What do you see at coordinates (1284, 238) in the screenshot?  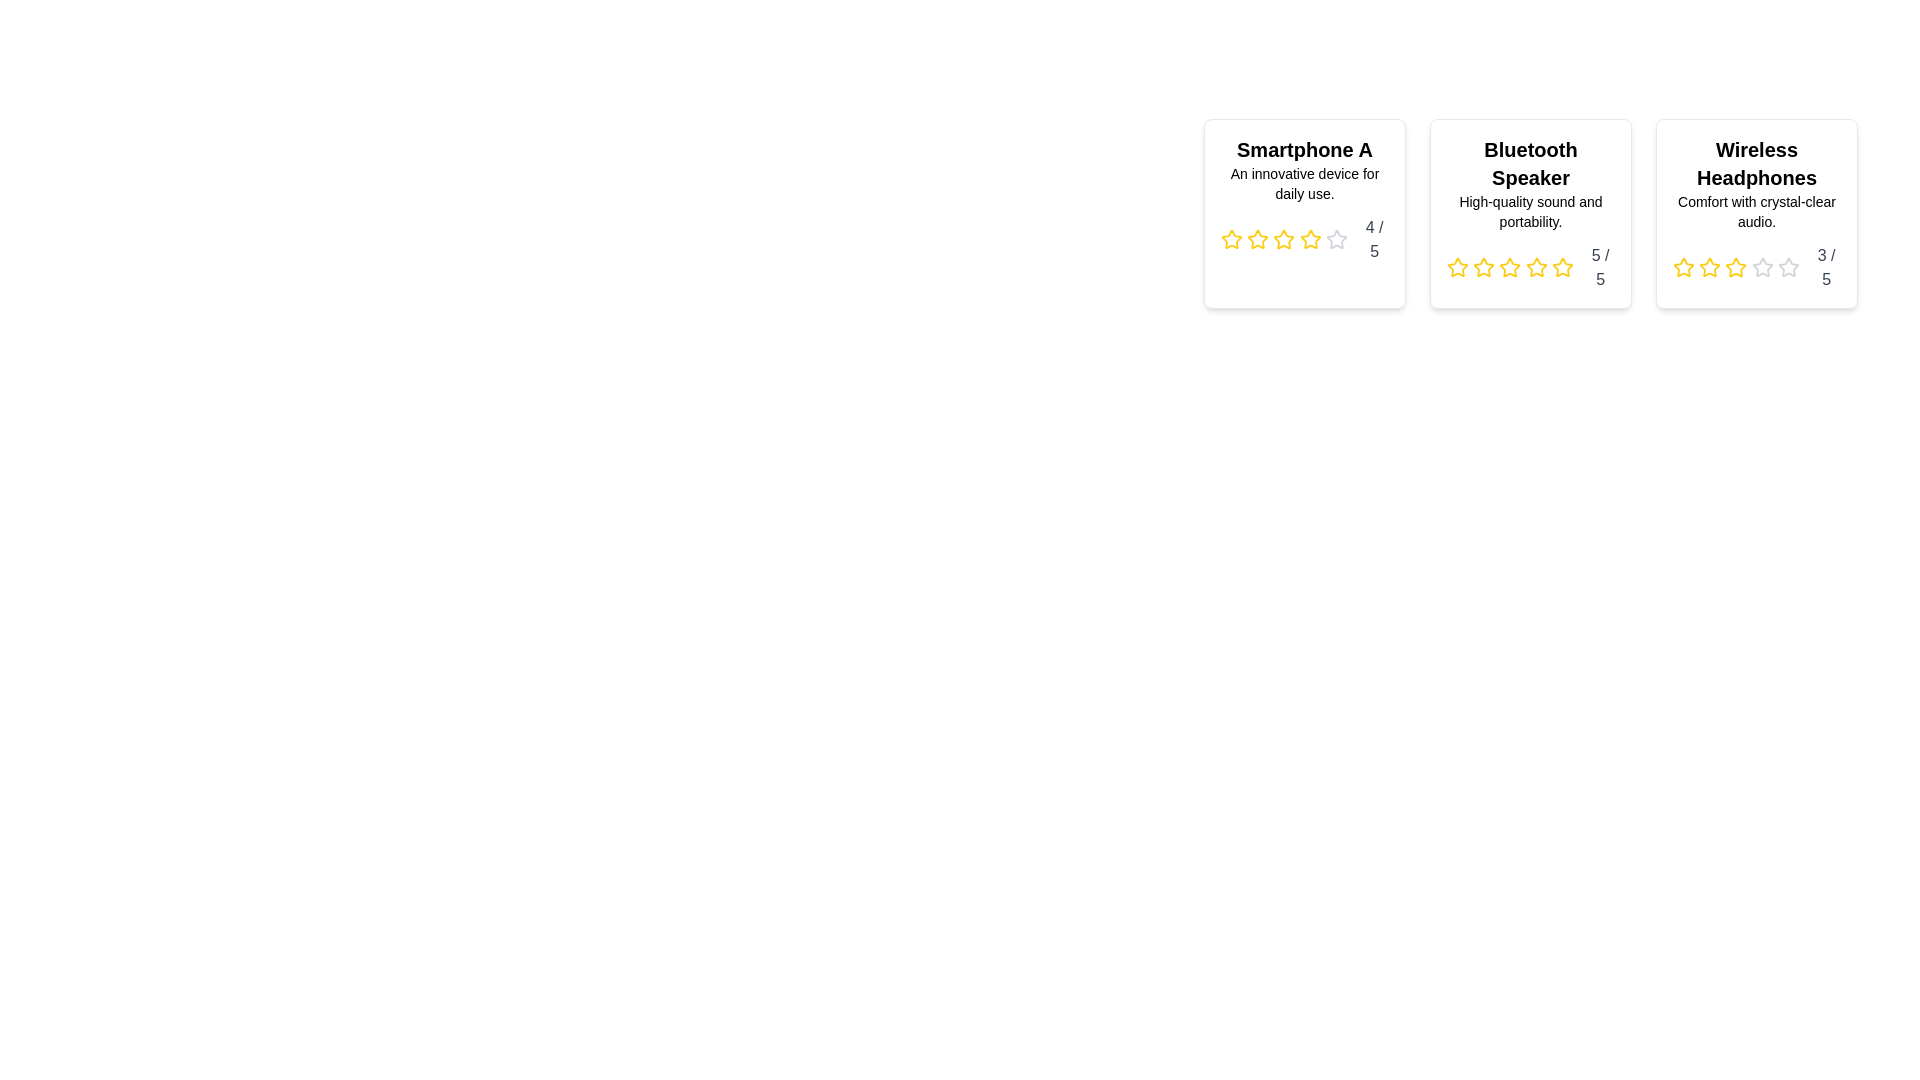 I see `the star corresponding to the desired rating of 3 for the product` at bounding box center [1284, 238].